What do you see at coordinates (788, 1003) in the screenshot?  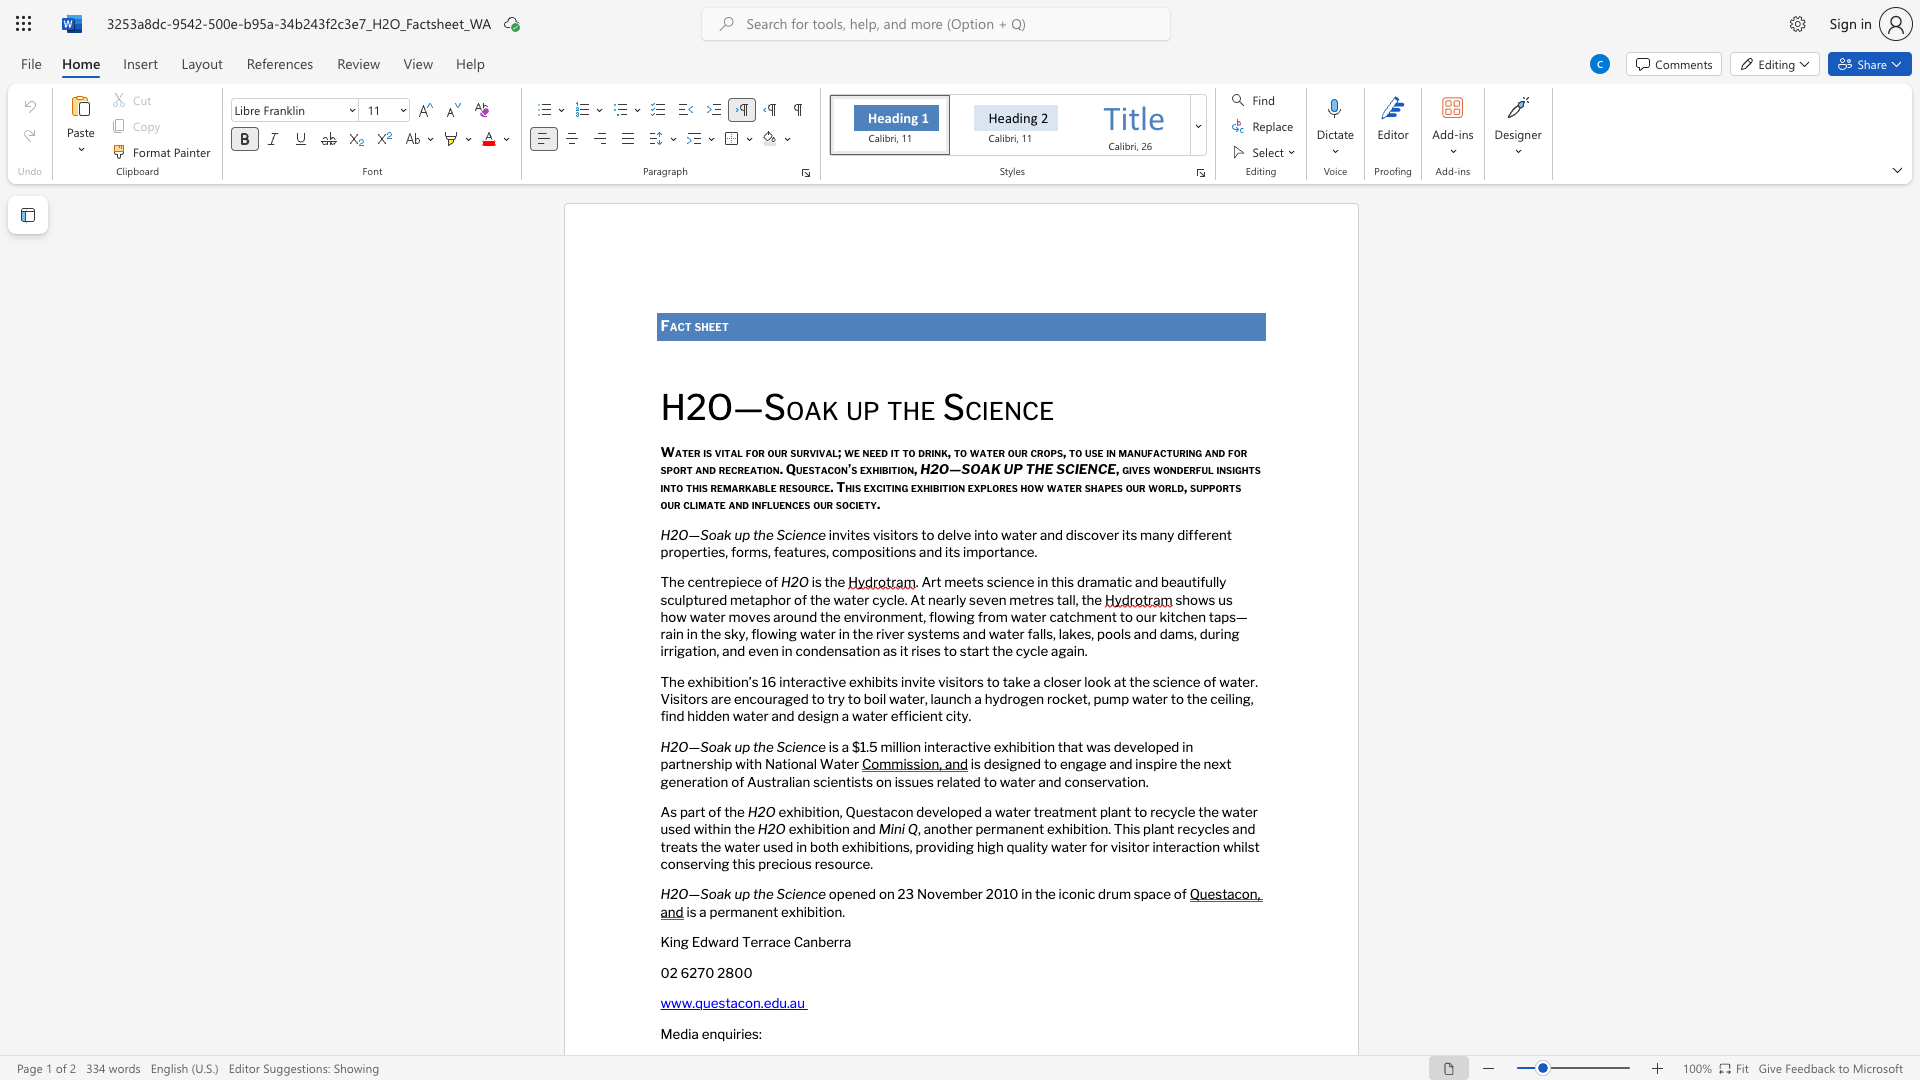 I see `the subset text "au" within the text "www.questacon.edu.au"` at bounding box center [788, 1003].